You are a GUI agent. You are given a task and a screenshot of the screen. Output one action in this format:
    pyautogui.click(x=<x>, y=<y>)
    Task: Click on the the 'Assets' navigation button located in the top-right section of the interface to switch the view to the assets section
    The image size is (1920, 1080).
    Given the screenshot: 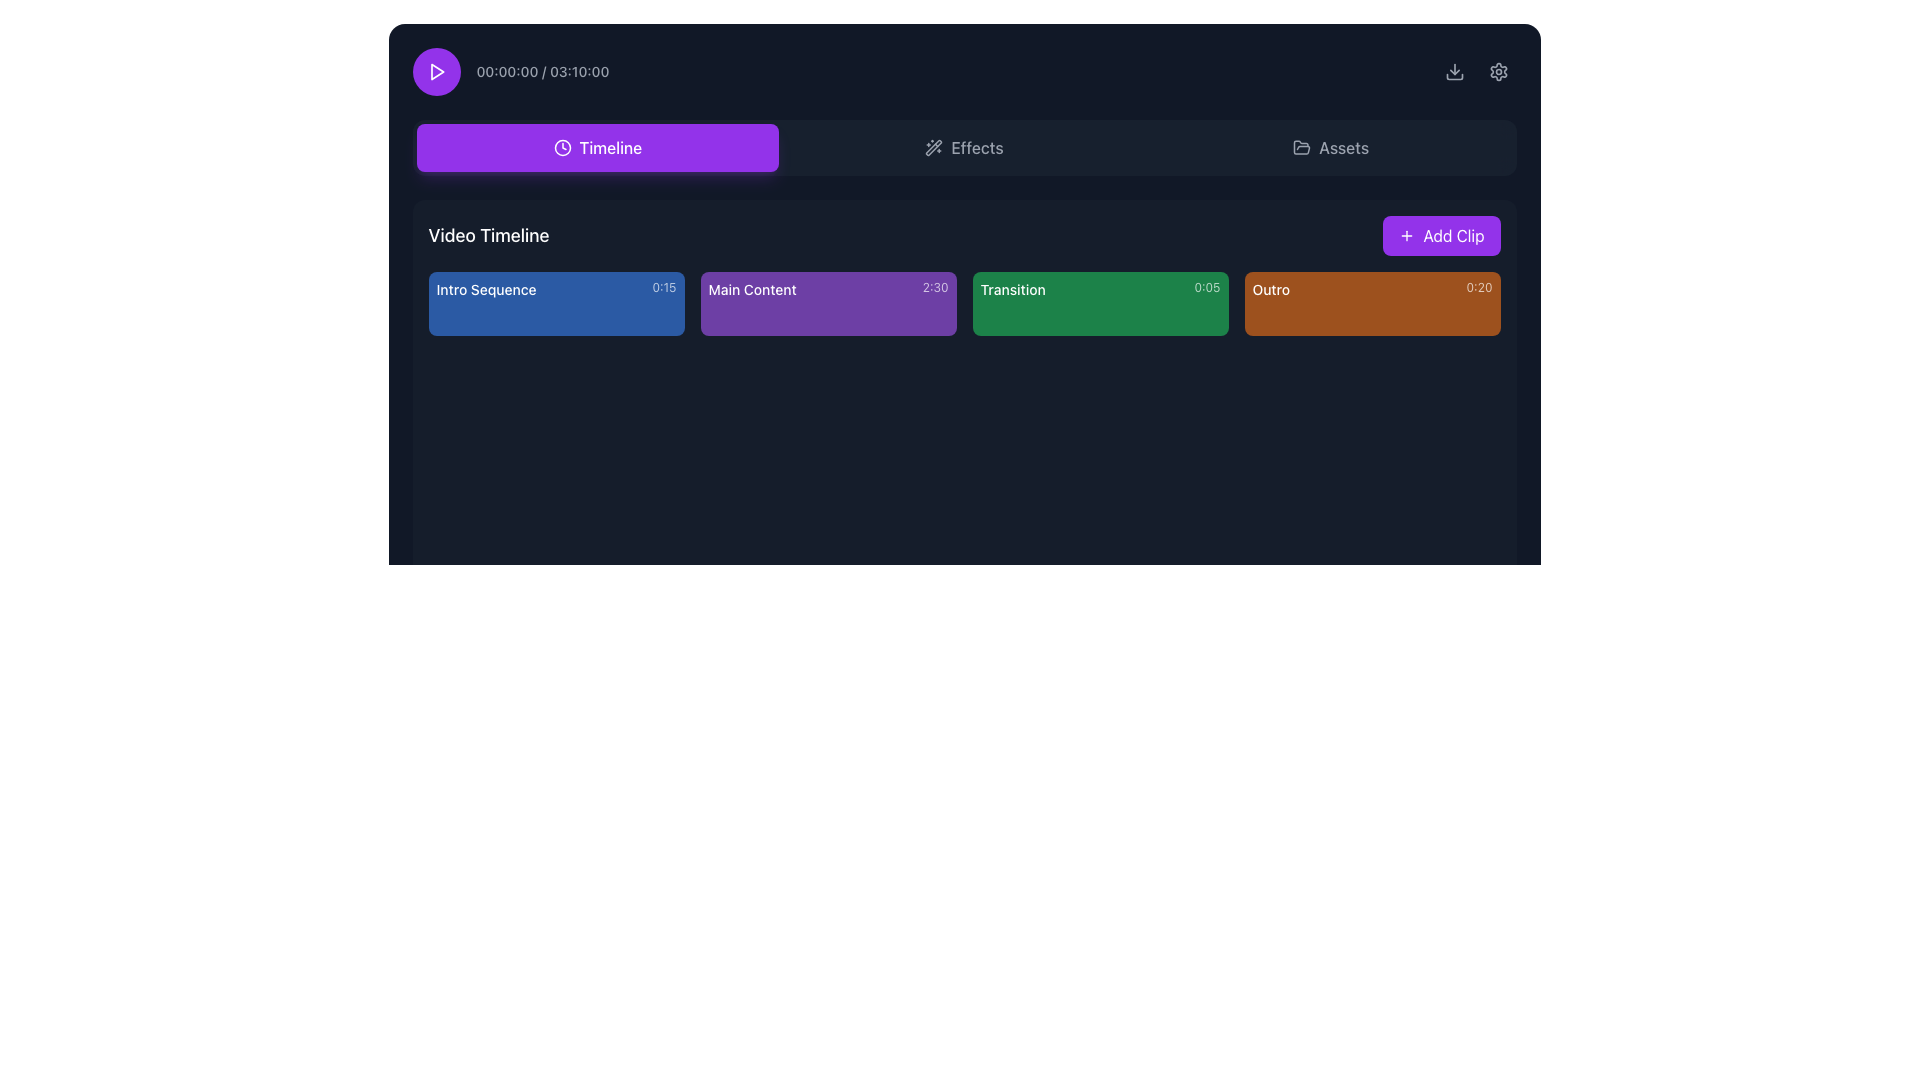 What is the action you would take?
    pyautogui.click(x=1330, y=146)
    